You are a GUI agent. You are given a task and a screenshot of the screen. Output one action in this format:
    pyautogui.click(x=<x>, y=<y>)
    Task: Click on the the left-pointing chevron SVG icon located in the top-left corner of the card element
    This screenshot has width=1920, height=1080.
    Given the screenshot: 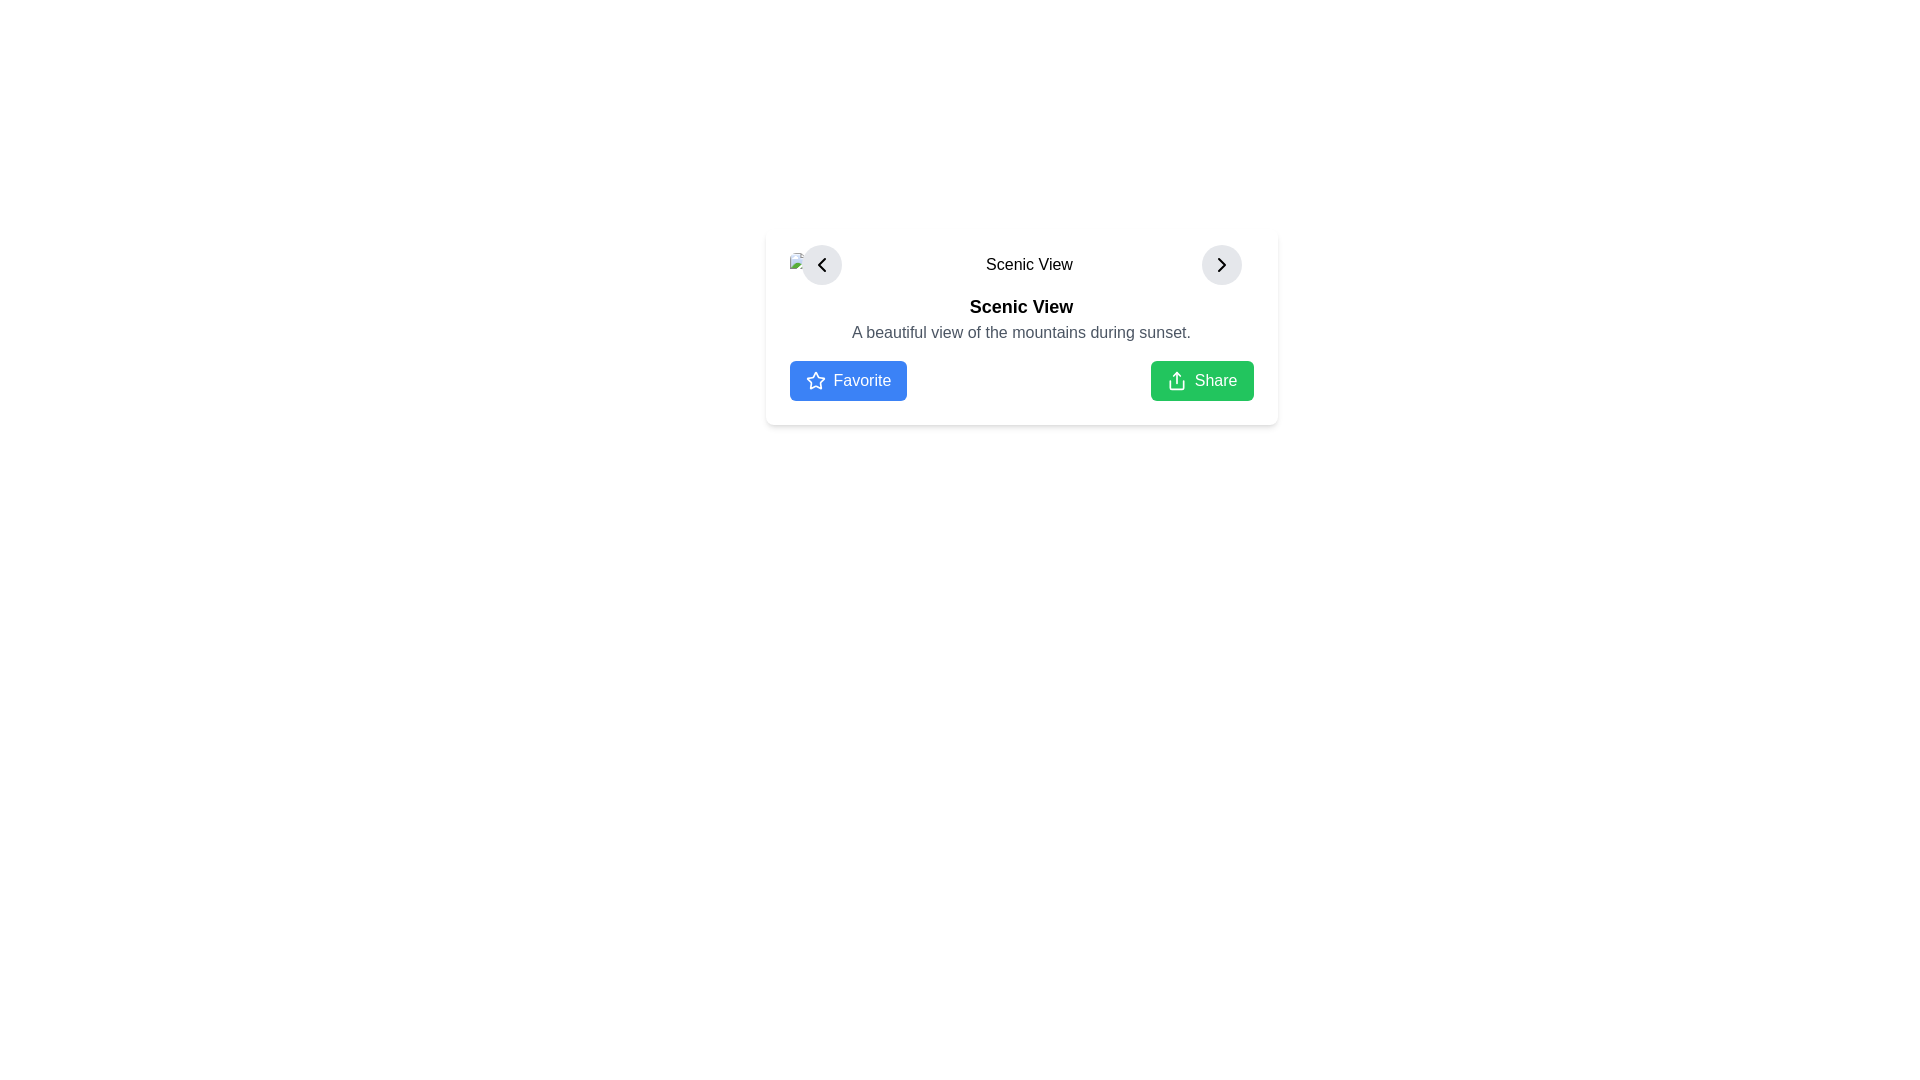 What is the action you would take?
    pyautogui.click(x=821, y=264)
    